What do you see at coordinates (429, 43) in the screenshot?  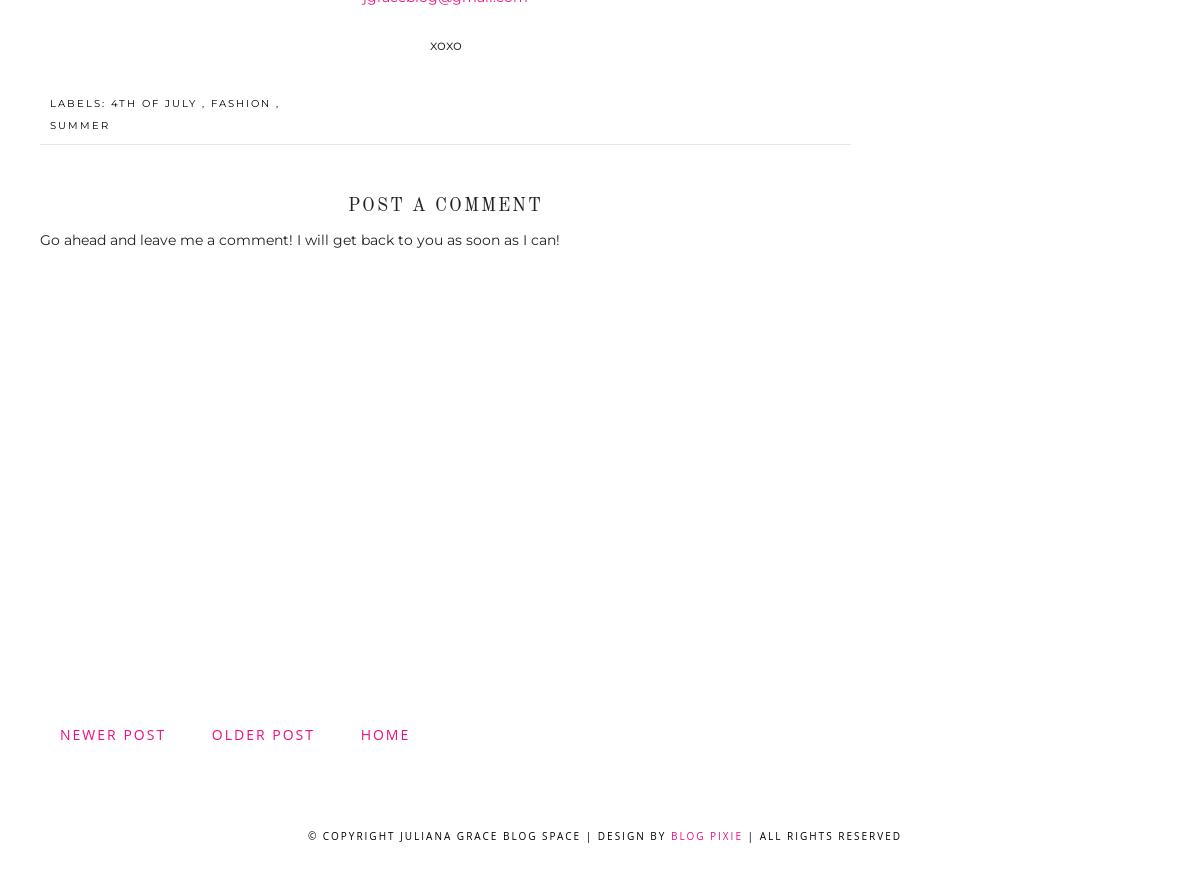 I see `'xoxo'` at bounding box center [429, 43].